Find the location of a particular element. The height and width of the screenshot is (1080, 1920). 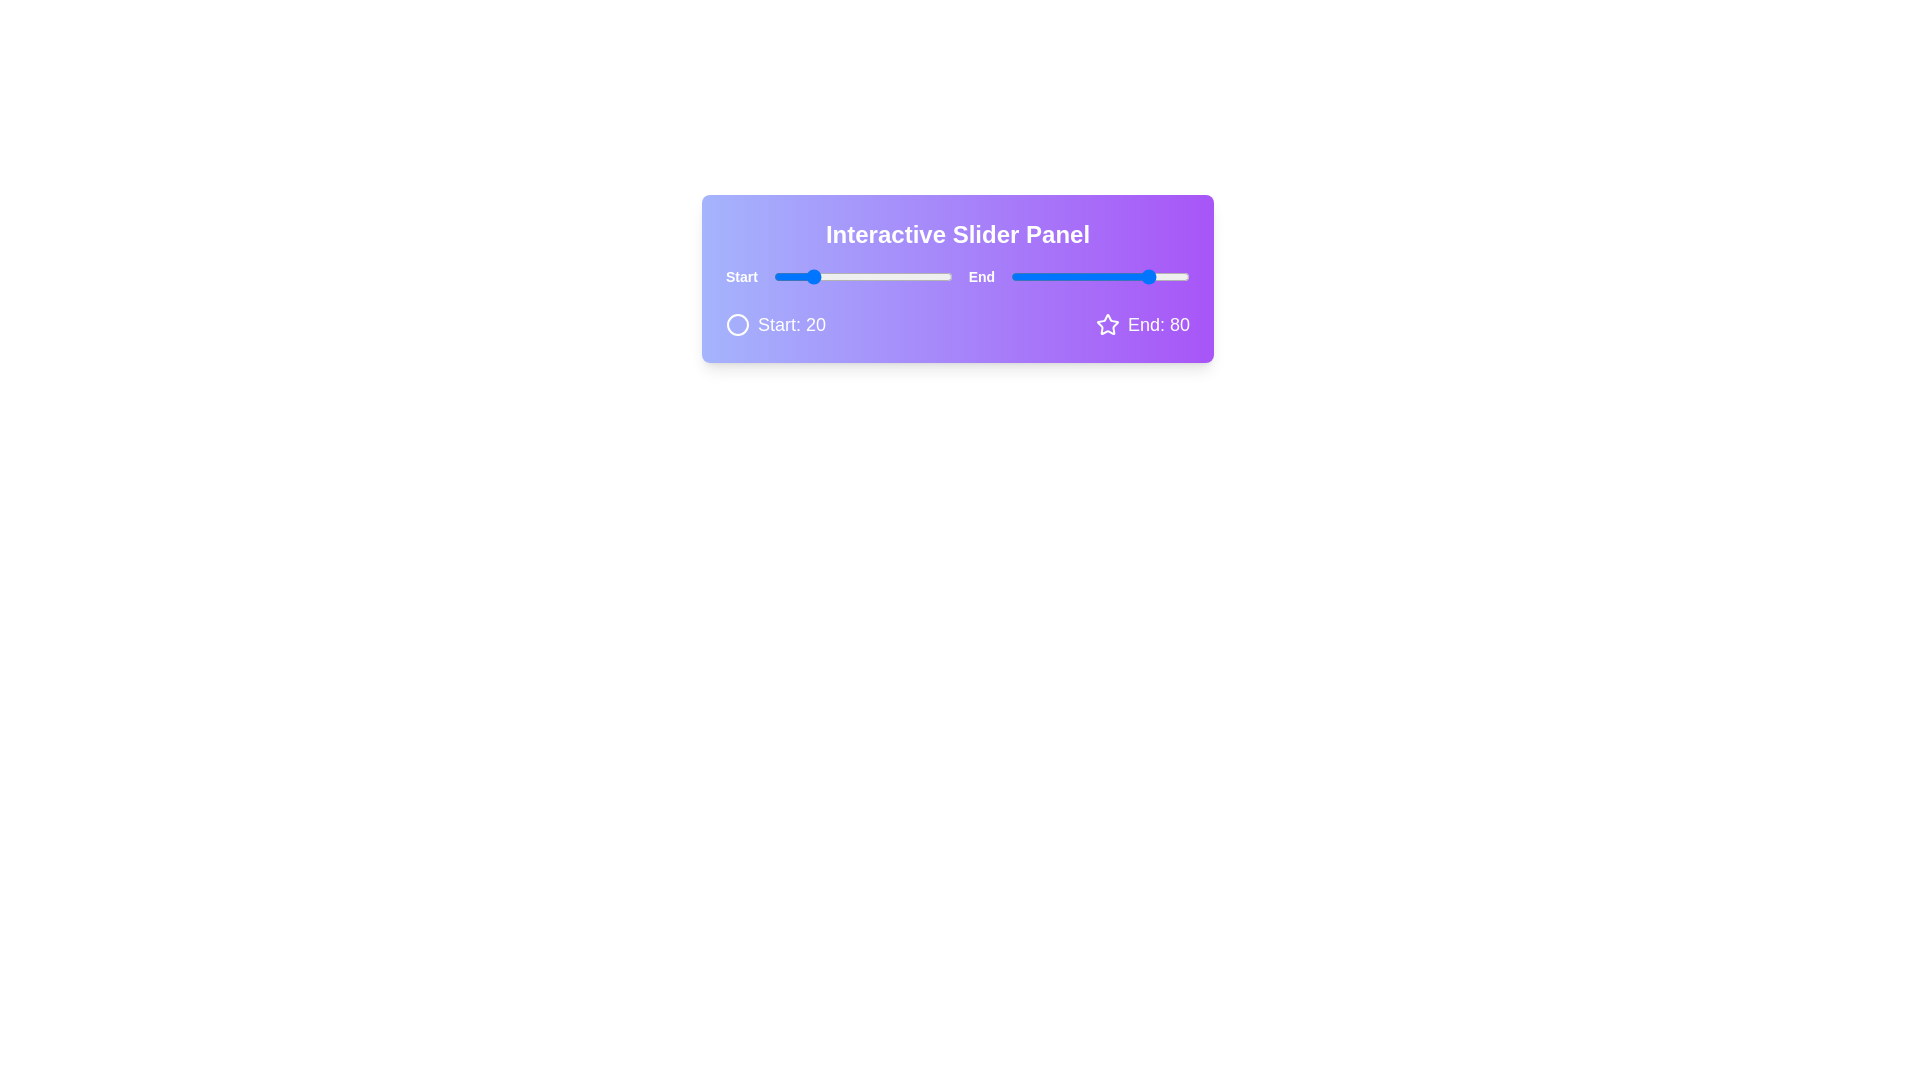

the slider is located at coordinates (1014, 277).